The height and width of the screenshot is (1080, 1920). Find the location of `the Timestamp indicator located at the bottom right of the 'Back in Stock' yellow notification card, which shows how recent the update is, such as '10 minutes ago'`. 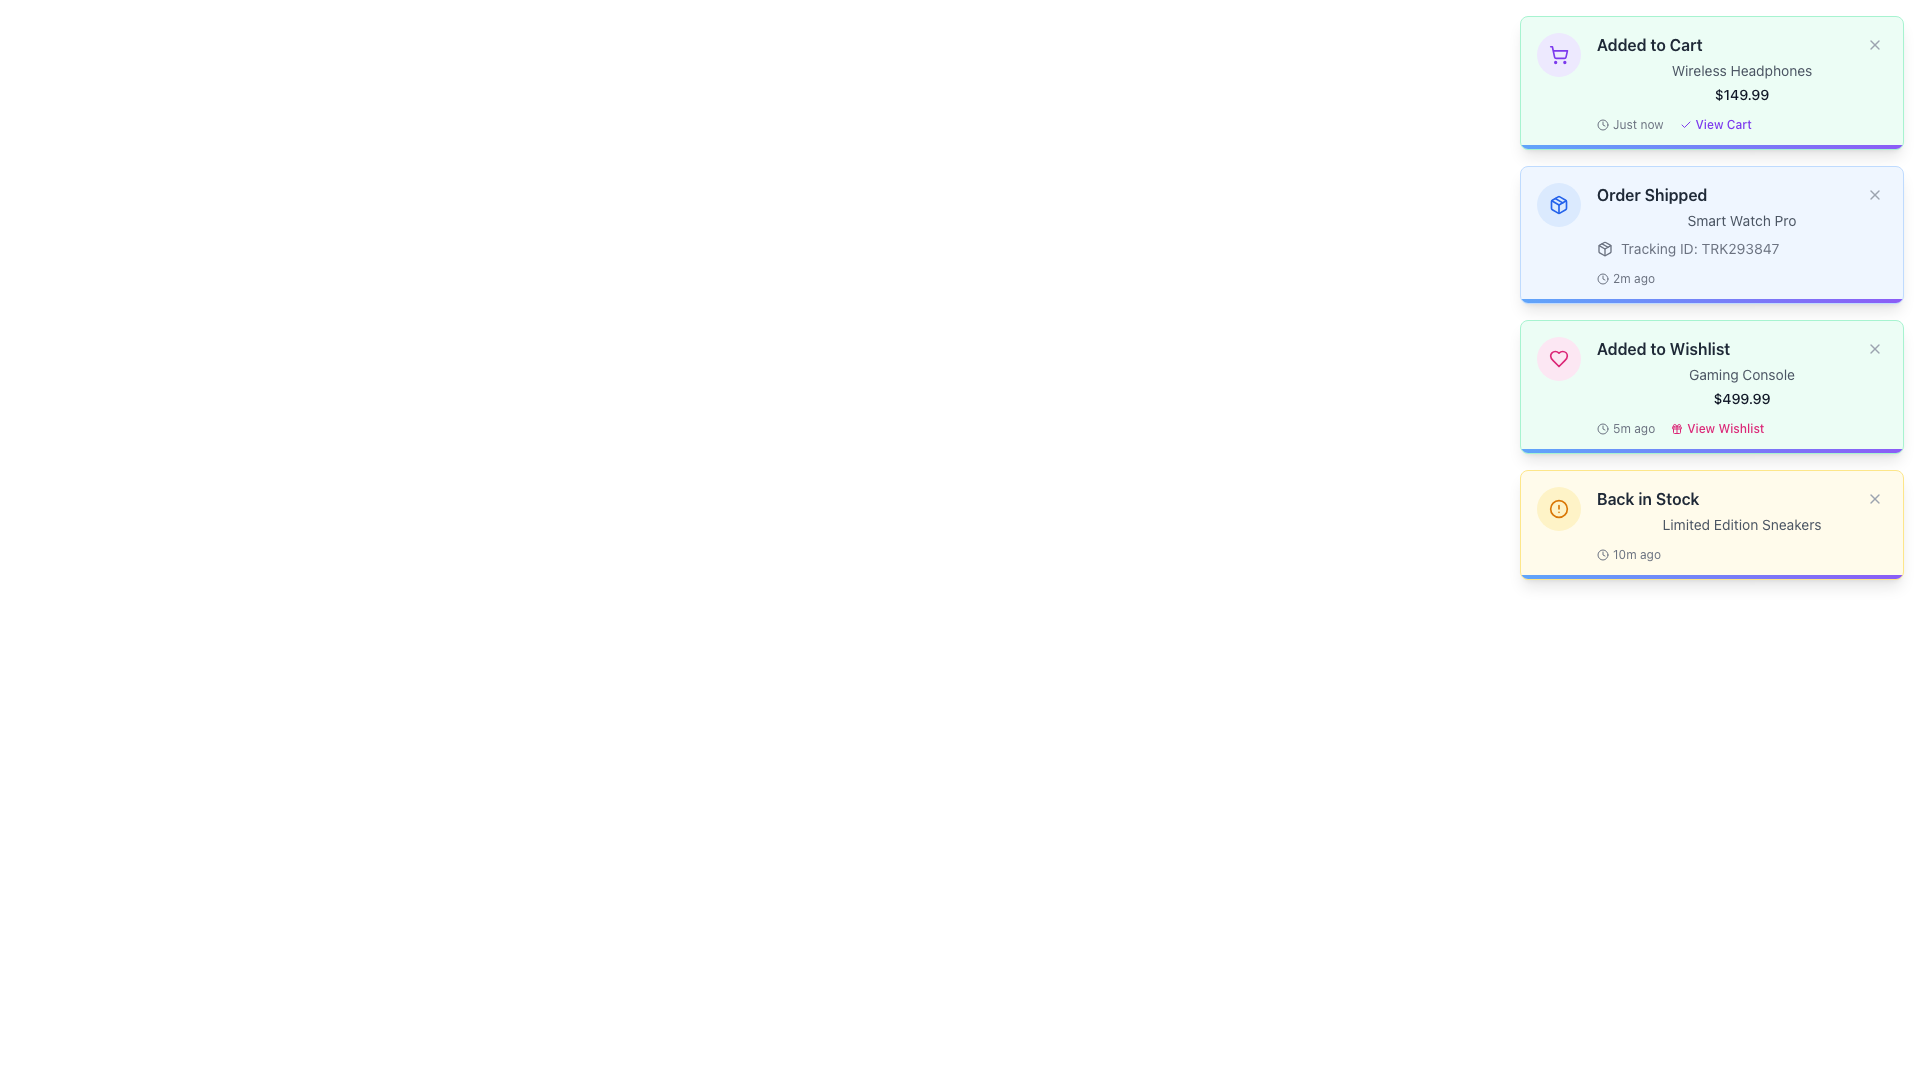

the Timestamp indicator located at the bottom right of the 'Back in Stock' yellow notification card, which shows how recent the update is, such as '10 minutes ago' is located at coordinates (1628, 555).